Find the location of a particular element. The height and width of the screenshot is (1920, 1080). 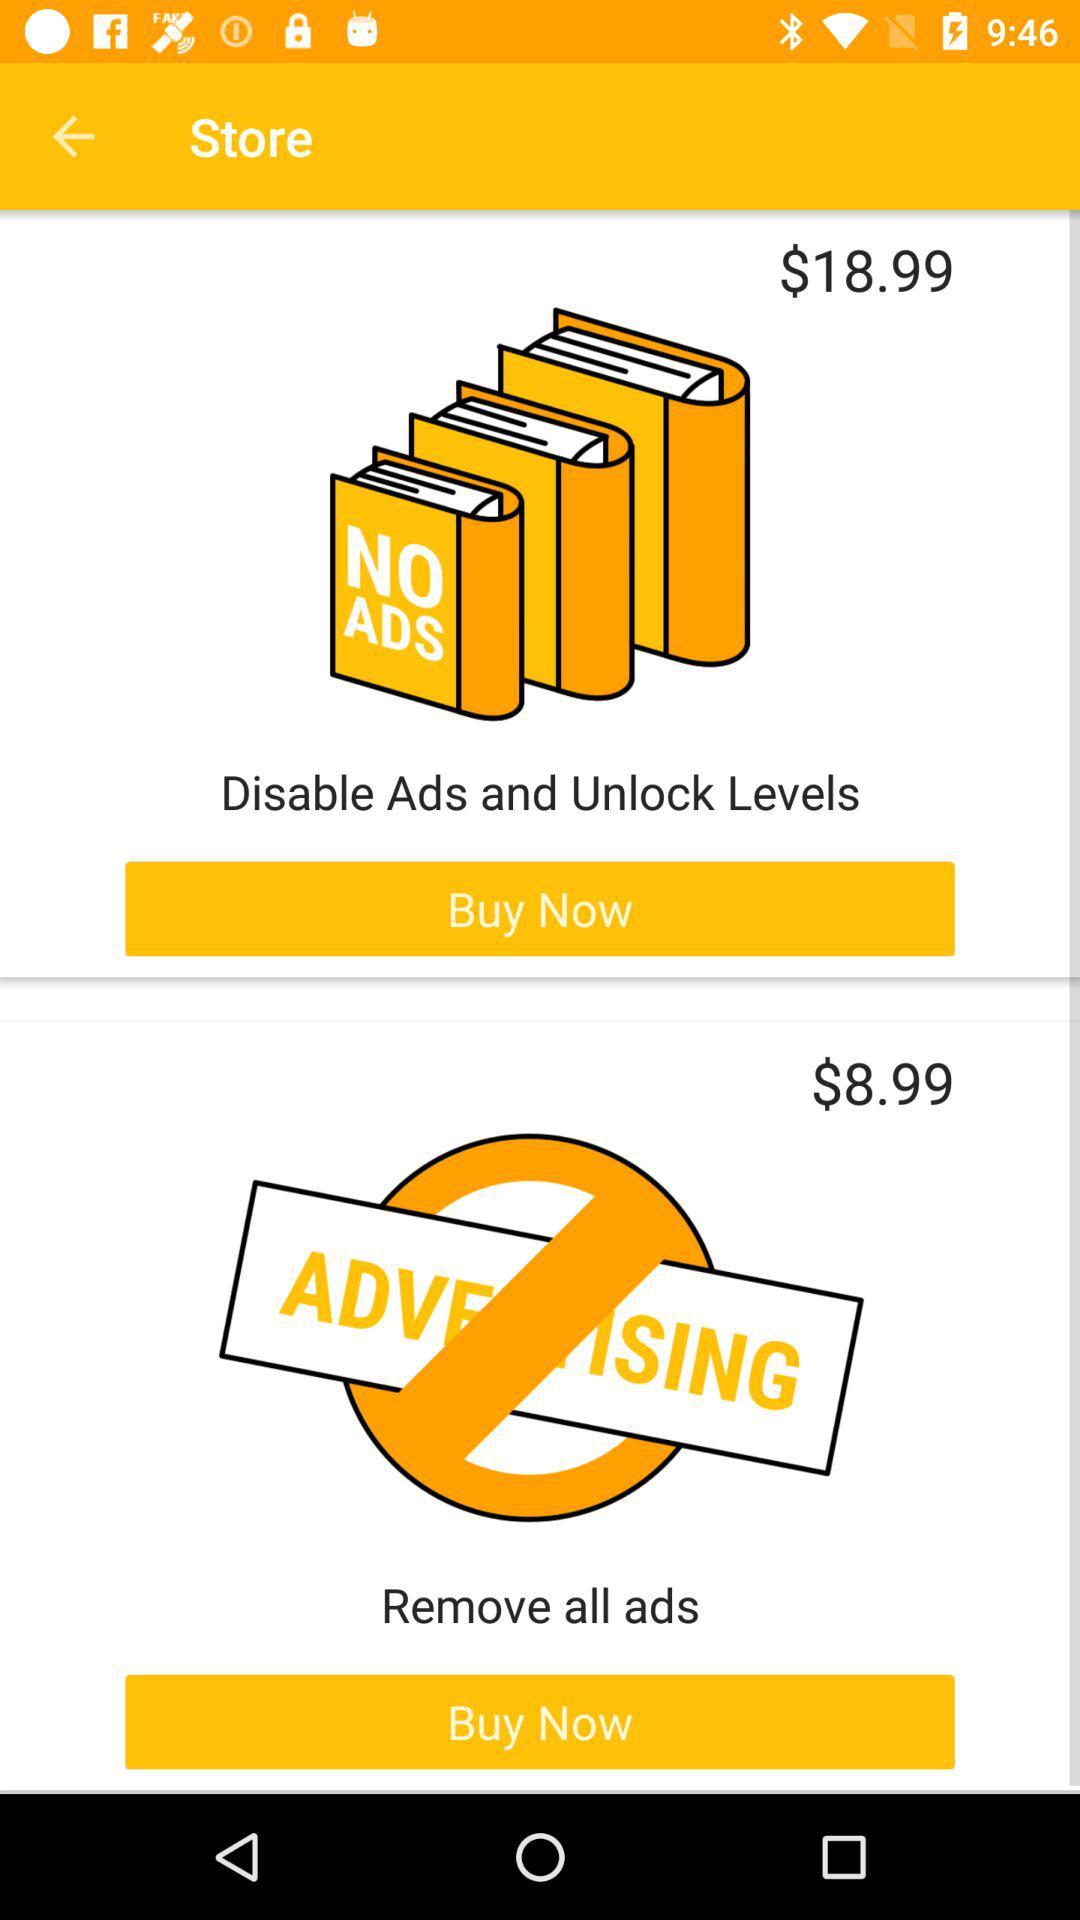

icon next to the store item is located at coordinates (72, 135).